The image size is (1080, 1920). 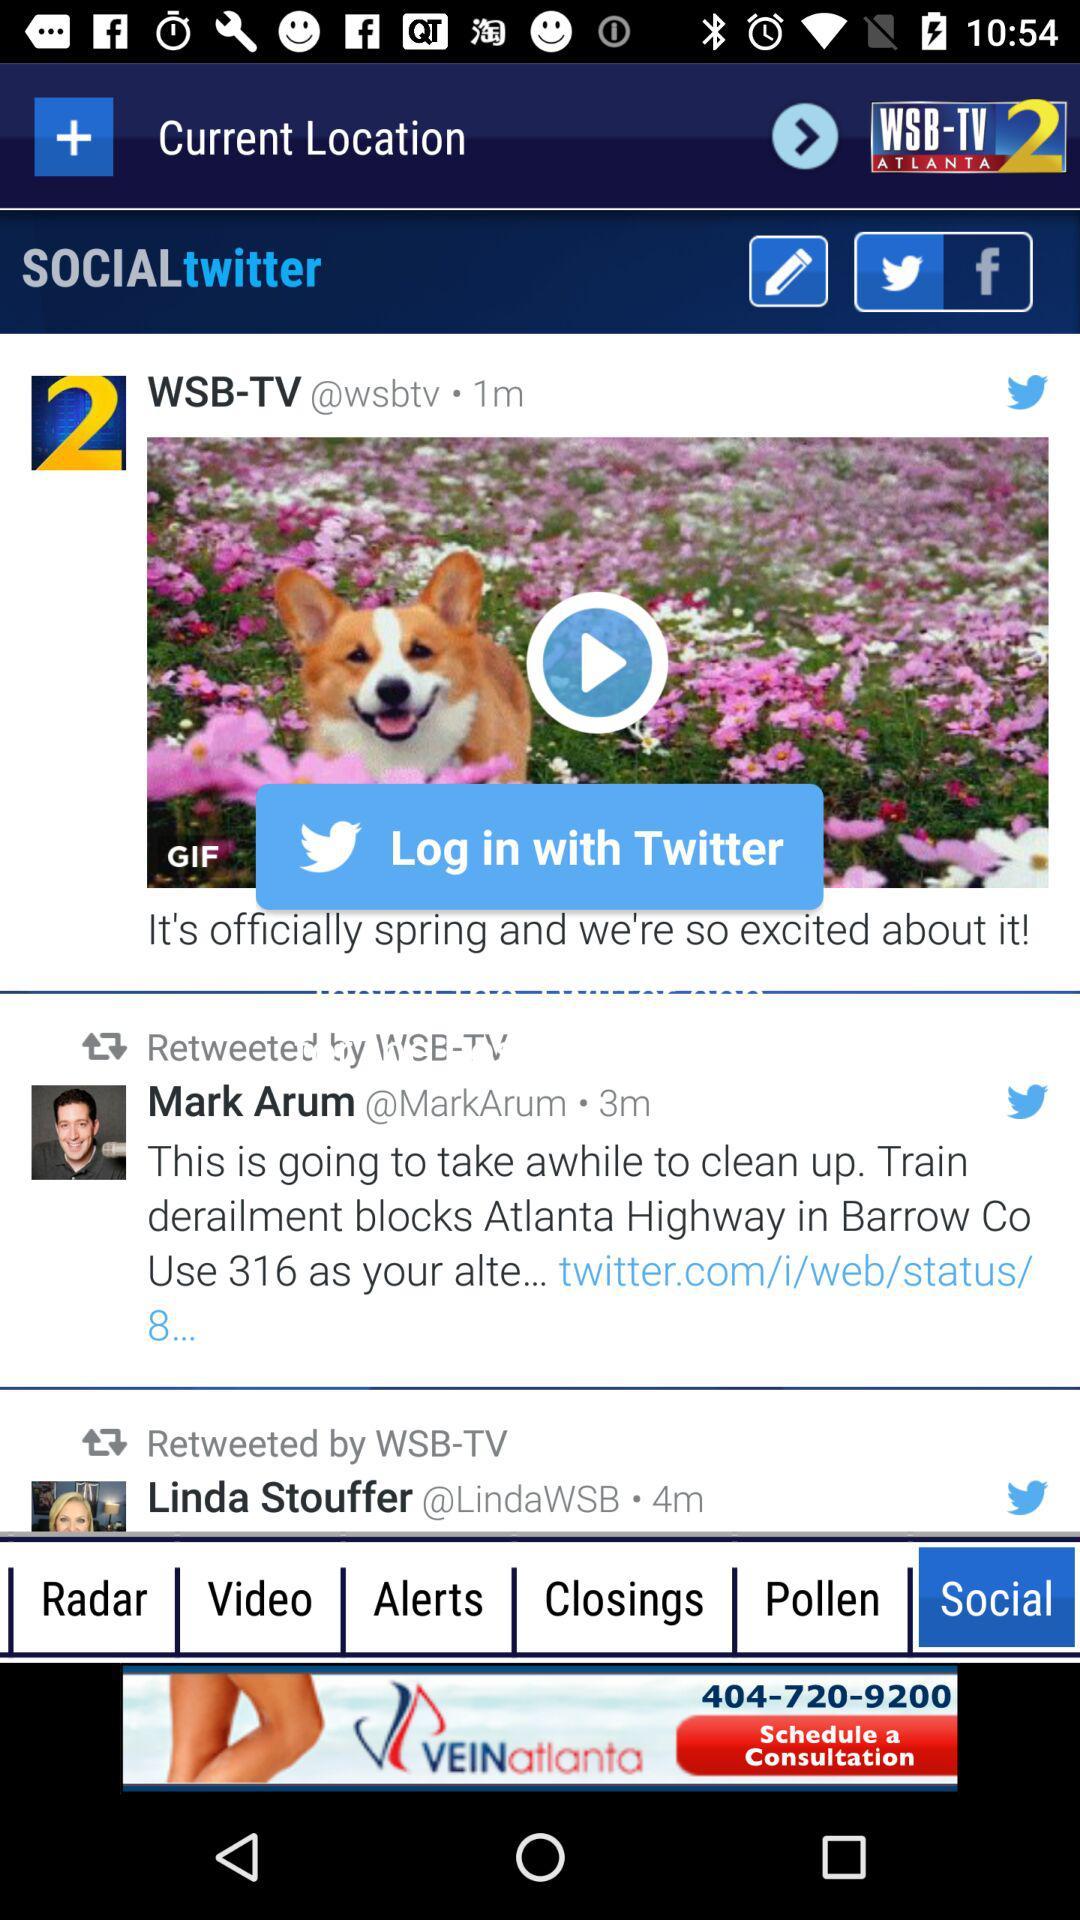 I want to click on open advertisements, so click(x=540, y=1727).